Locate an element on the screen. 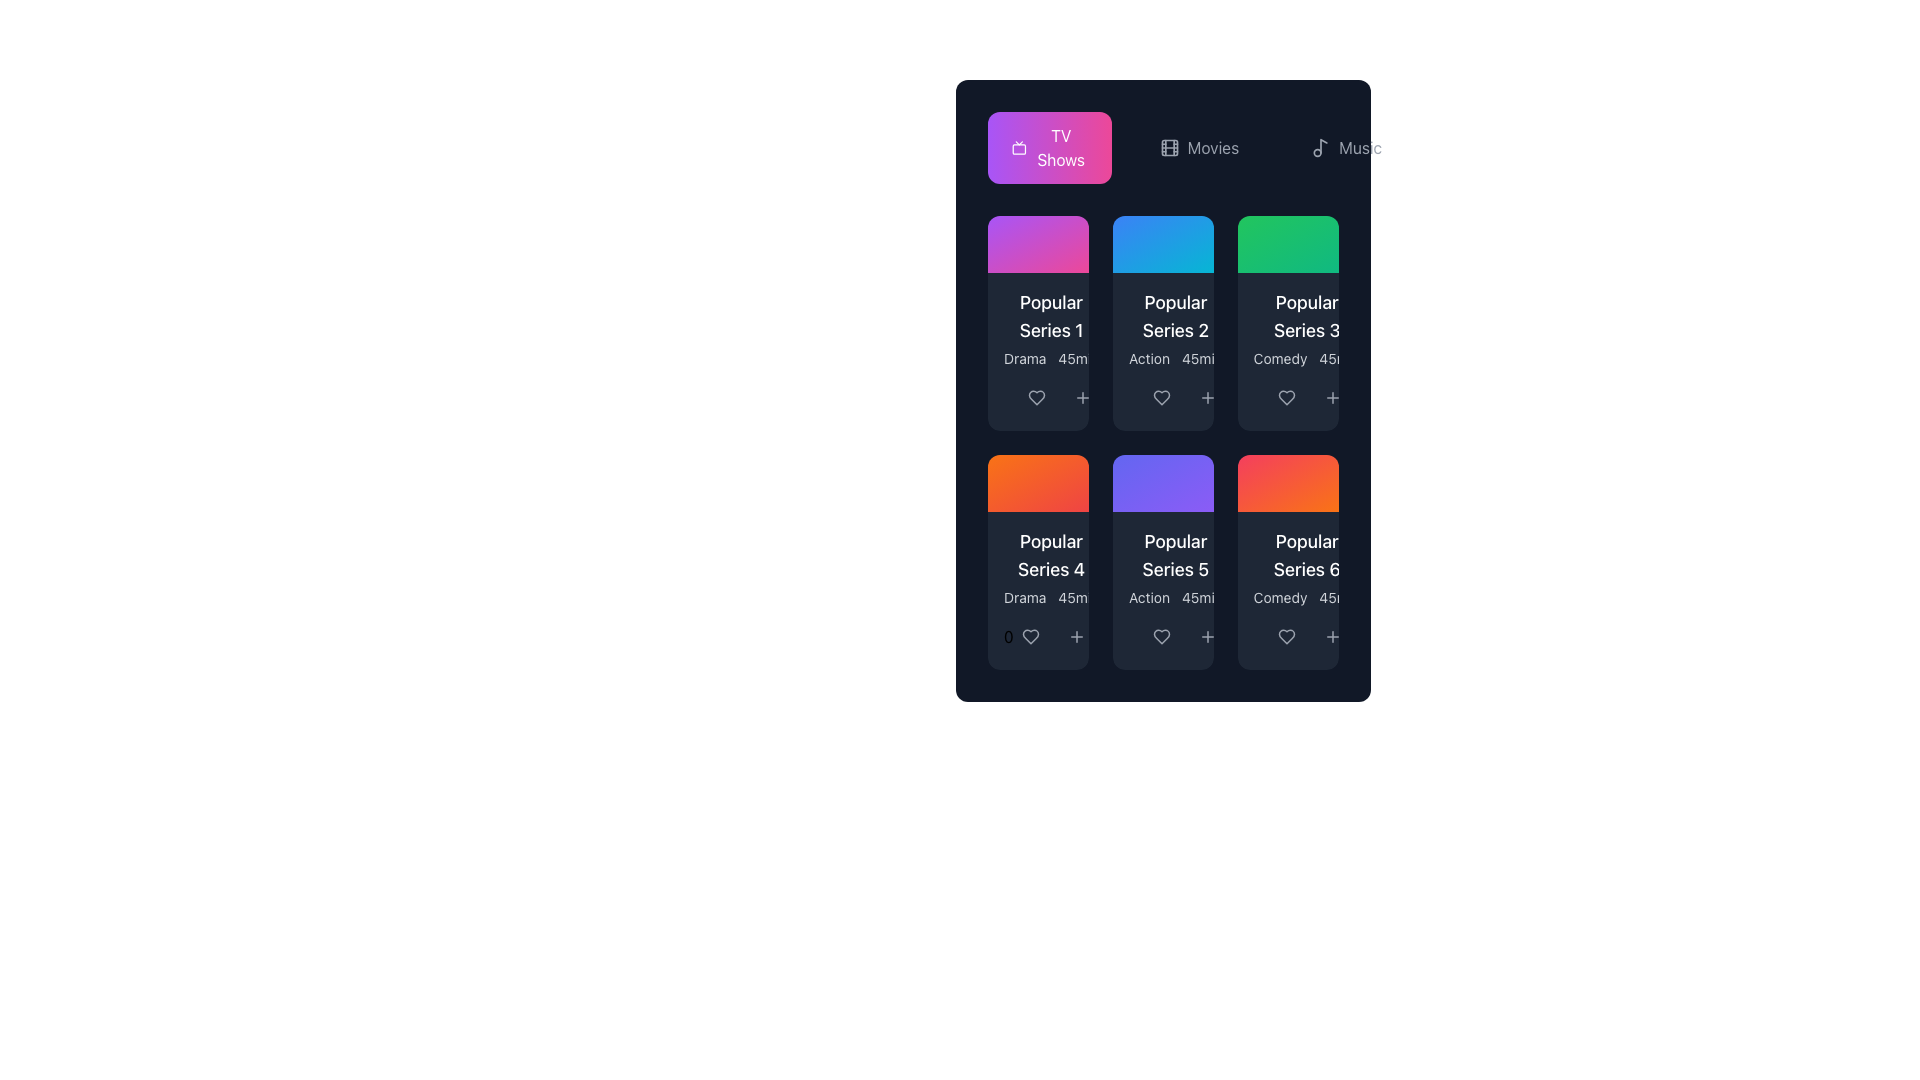 The height and width of the screenshot is (1080, 1920). the Label or Text Display that indicates the genre 'Action' and duration '45min', located below the title 'Popular Series 5' in the second row and second column of the grid is located at coordinates (1176, 596).